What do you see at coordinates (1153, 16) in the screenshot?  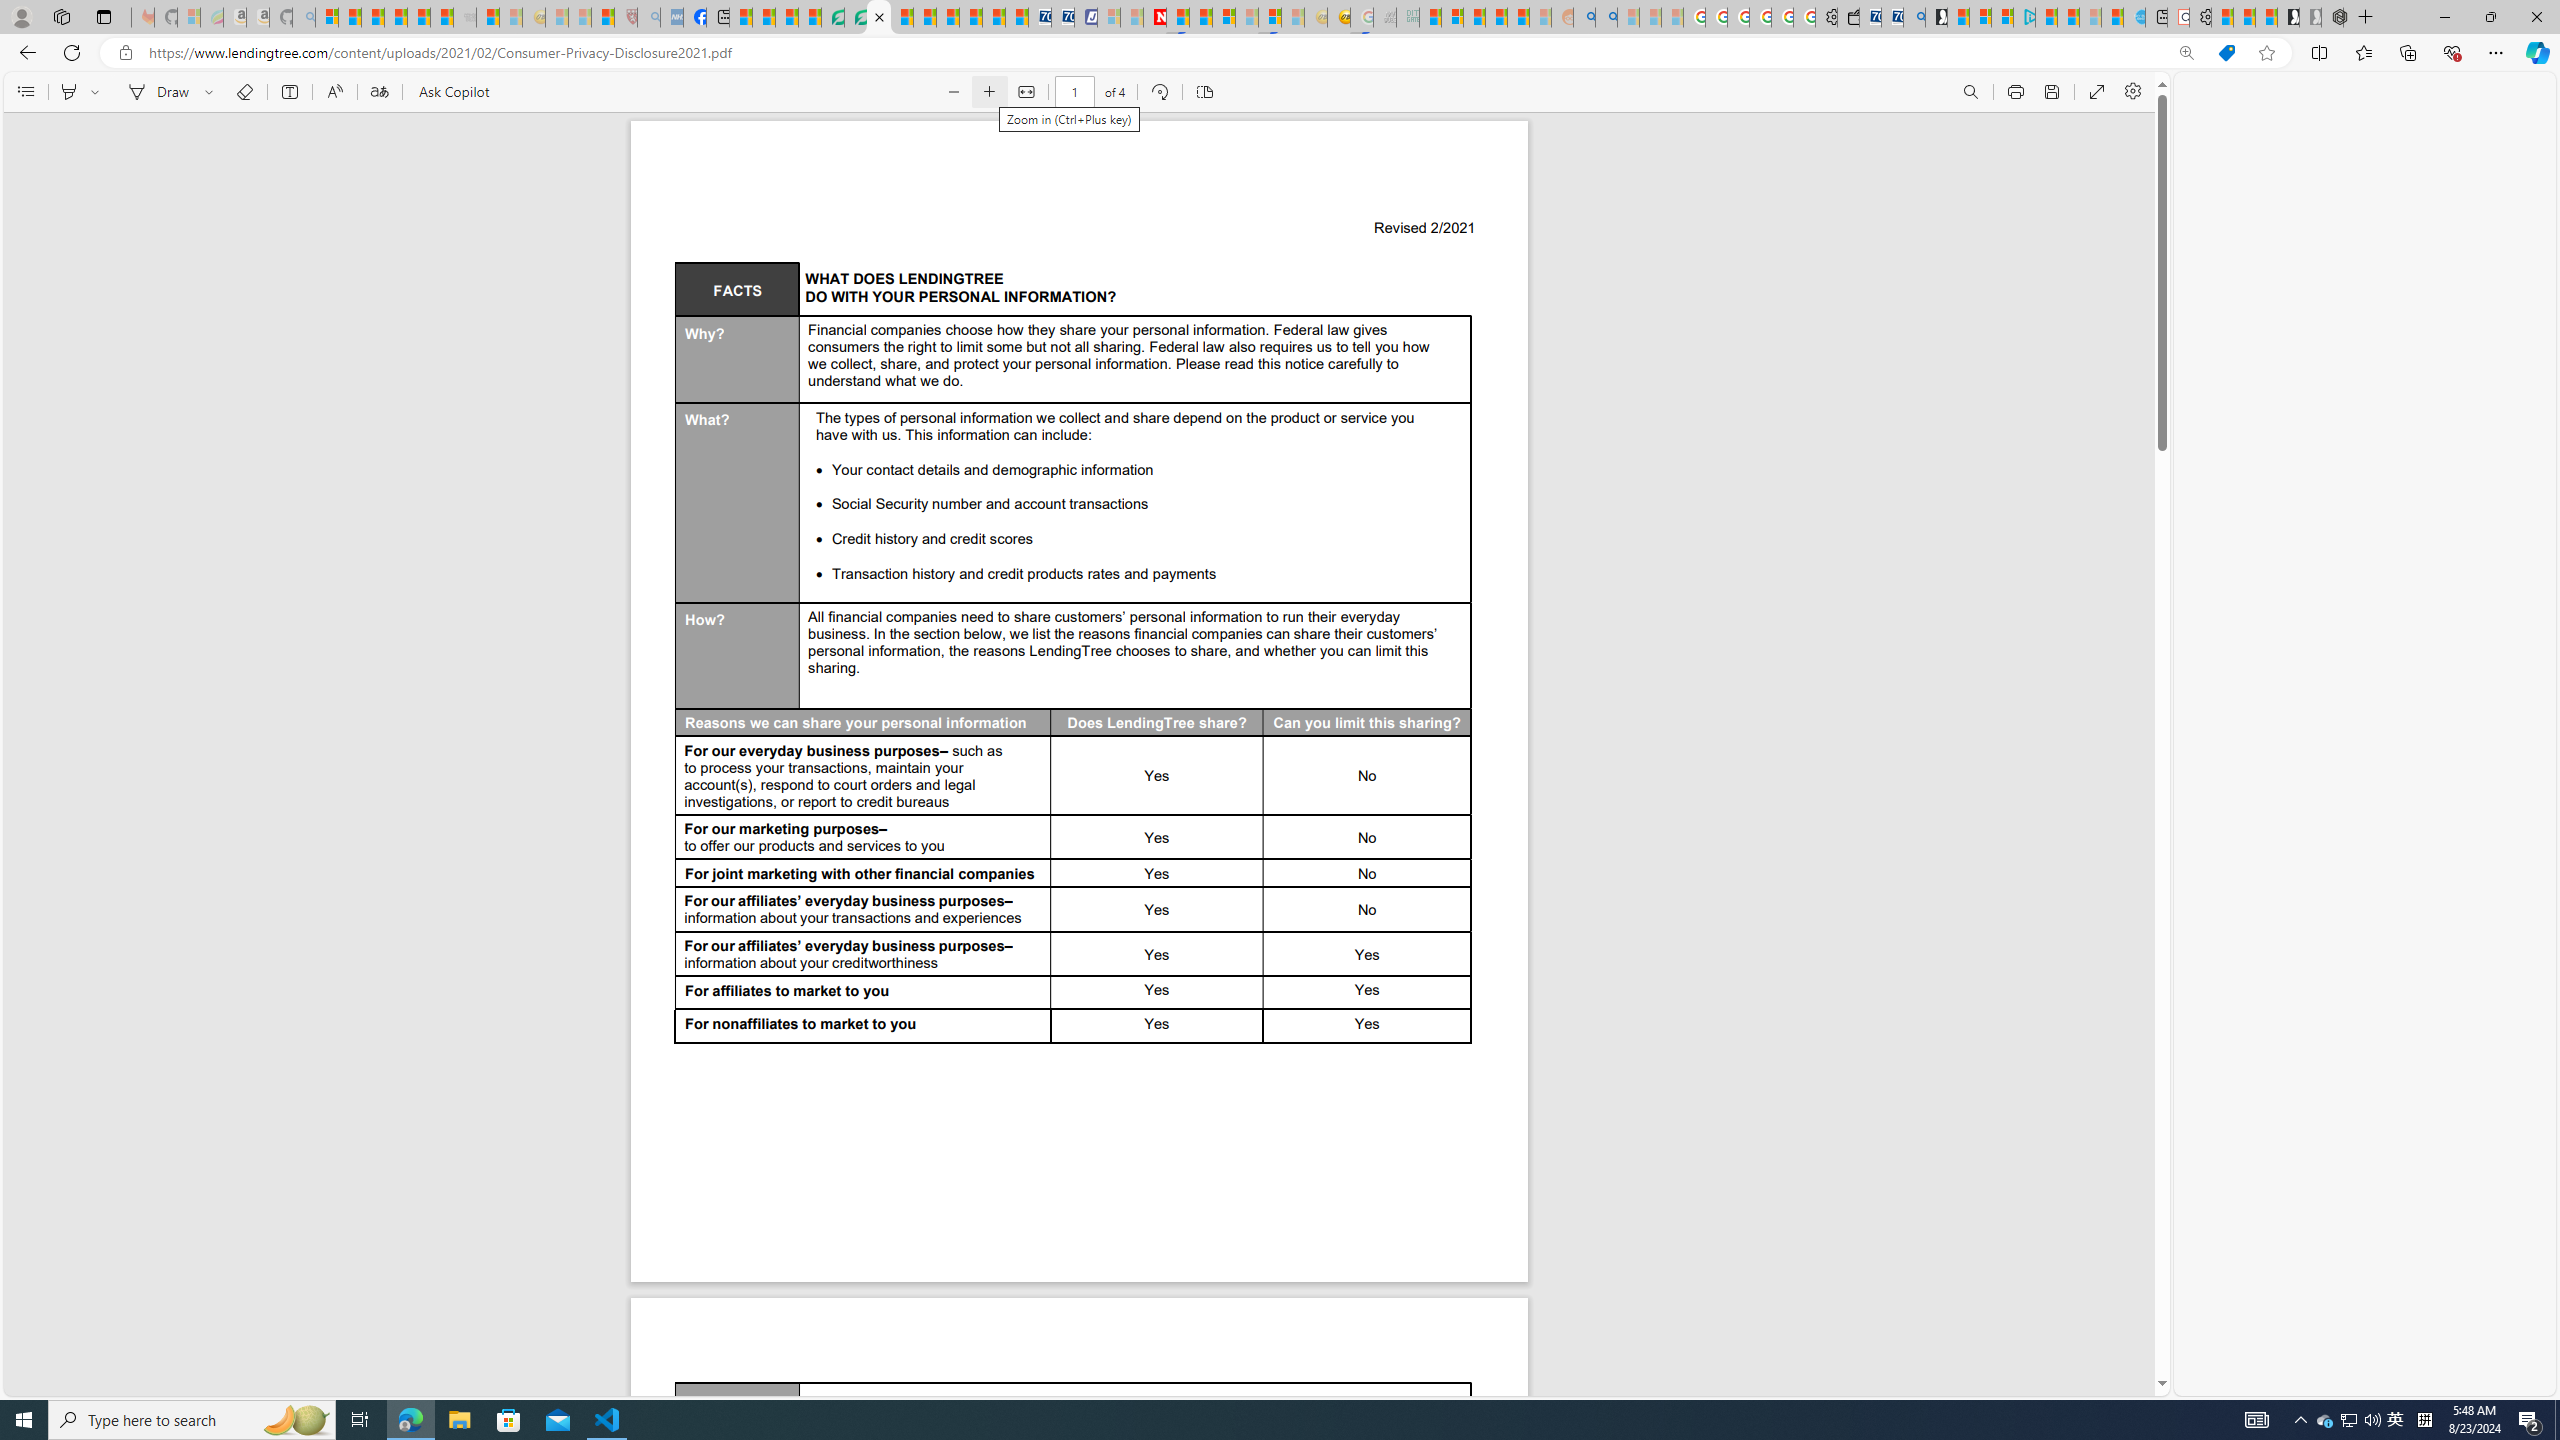 I see `'Latest Politics News & Archive | Newsweek.com'` at bounding box center [1153, 16].